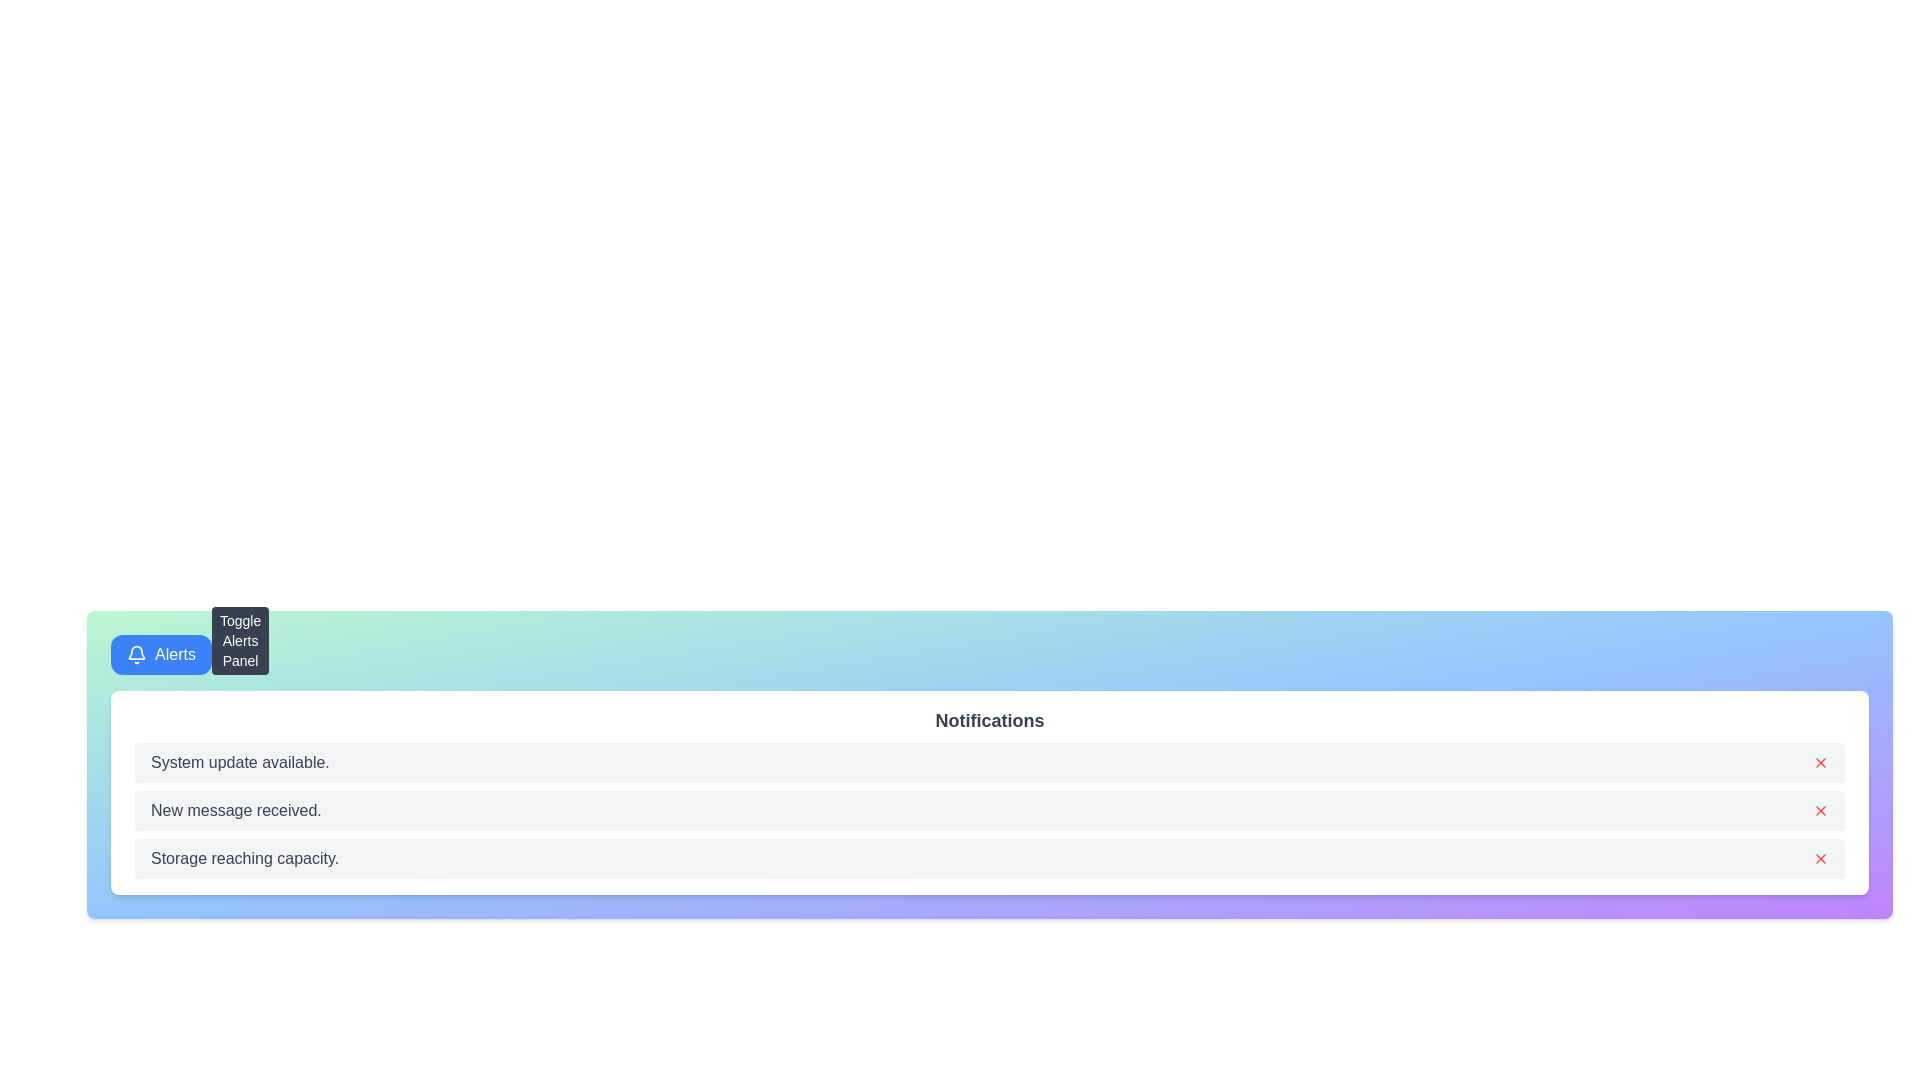 The width and height of the screenshot is (1920, 1080). Describe the element at coordinates (161, 655) in the screenshot. I see `the button located at the top-left corner of the gradient-background panel` at that location.